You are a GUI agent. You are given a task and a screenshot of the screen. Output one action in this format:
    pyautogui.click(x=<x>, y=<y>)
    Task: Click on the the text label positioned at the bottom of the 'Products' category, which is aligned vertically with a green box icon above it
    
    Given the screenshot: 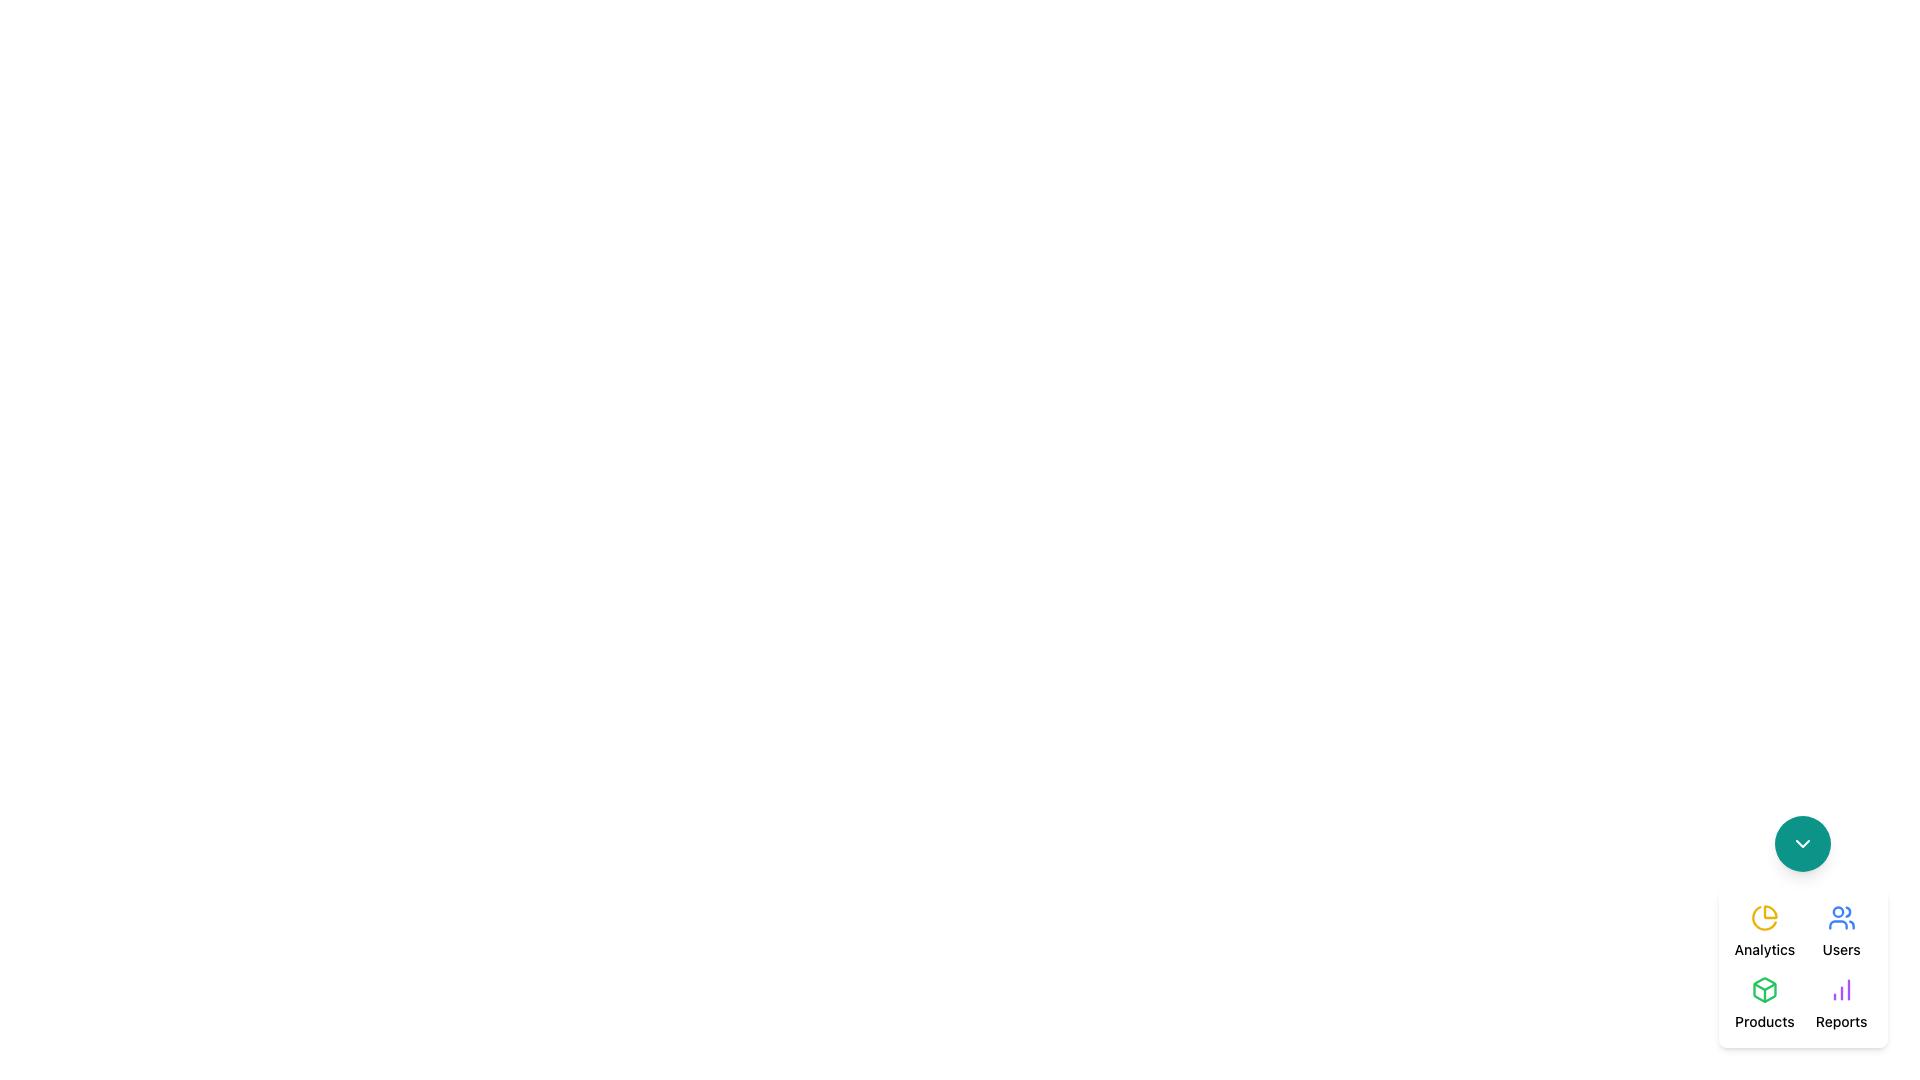 What is the action you would take?
    pyautogui.click(x=1765, y=1022)
    